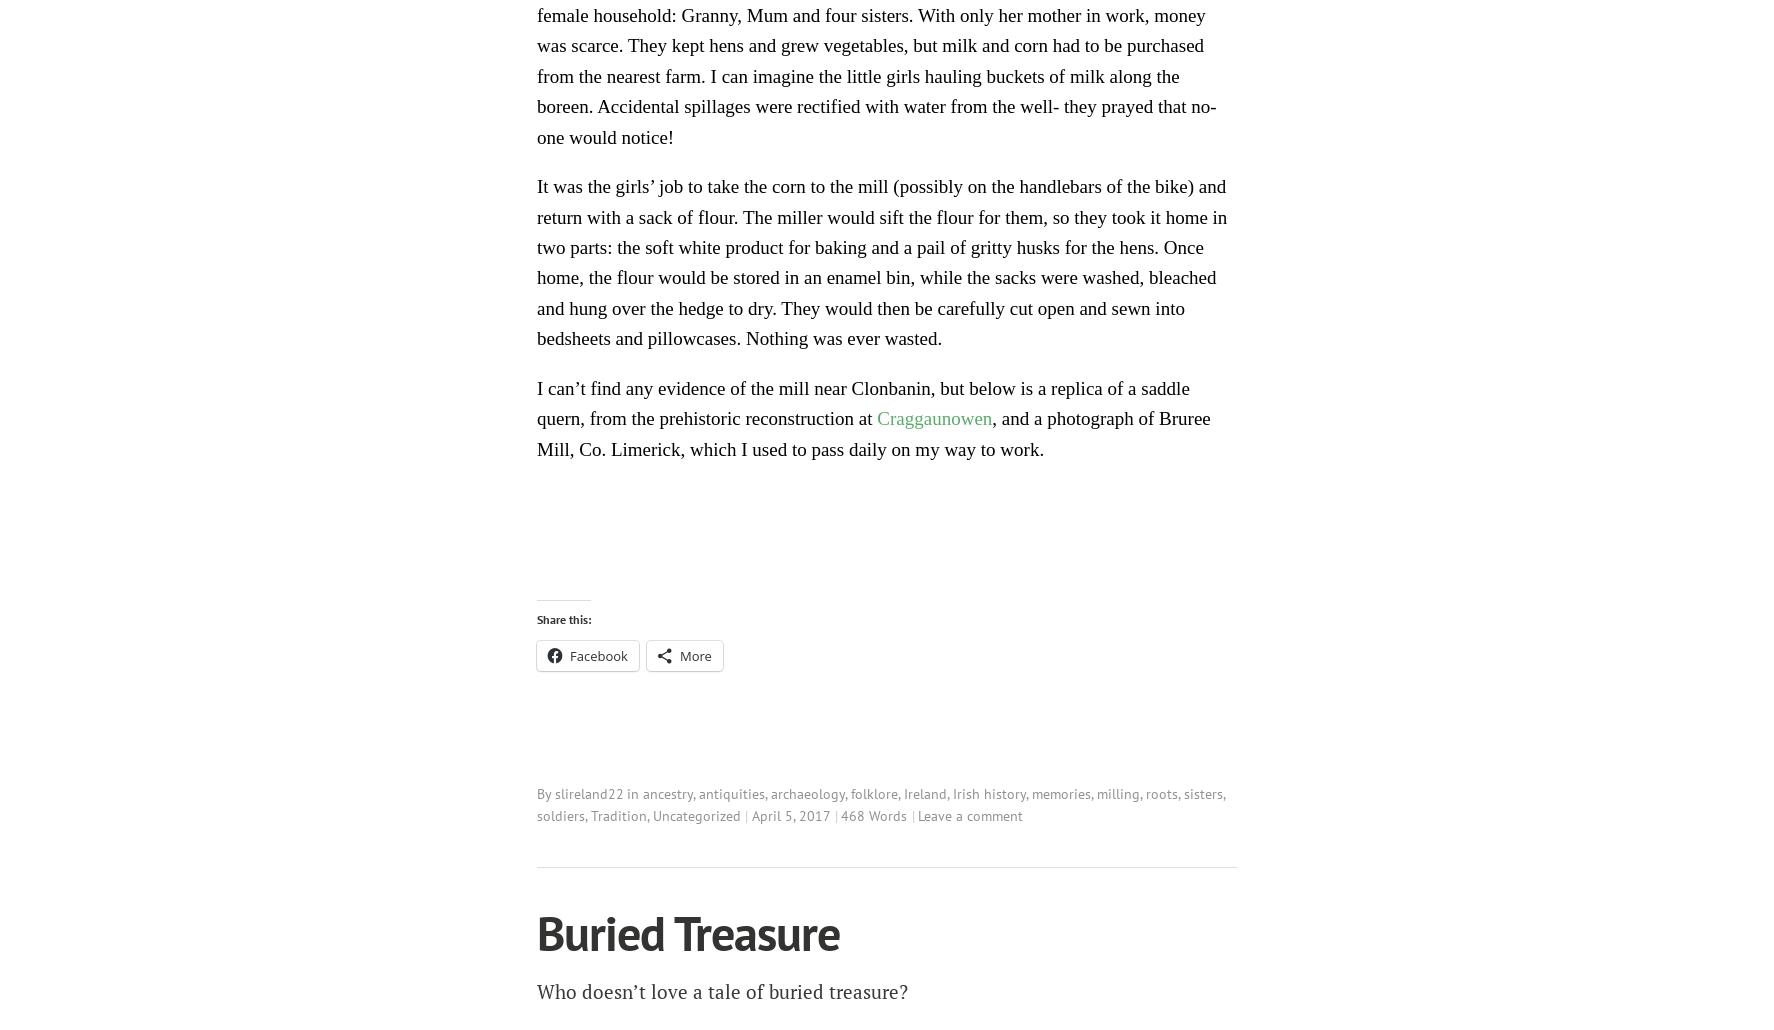  I want to click on 'Share this:', so click(562, 617).